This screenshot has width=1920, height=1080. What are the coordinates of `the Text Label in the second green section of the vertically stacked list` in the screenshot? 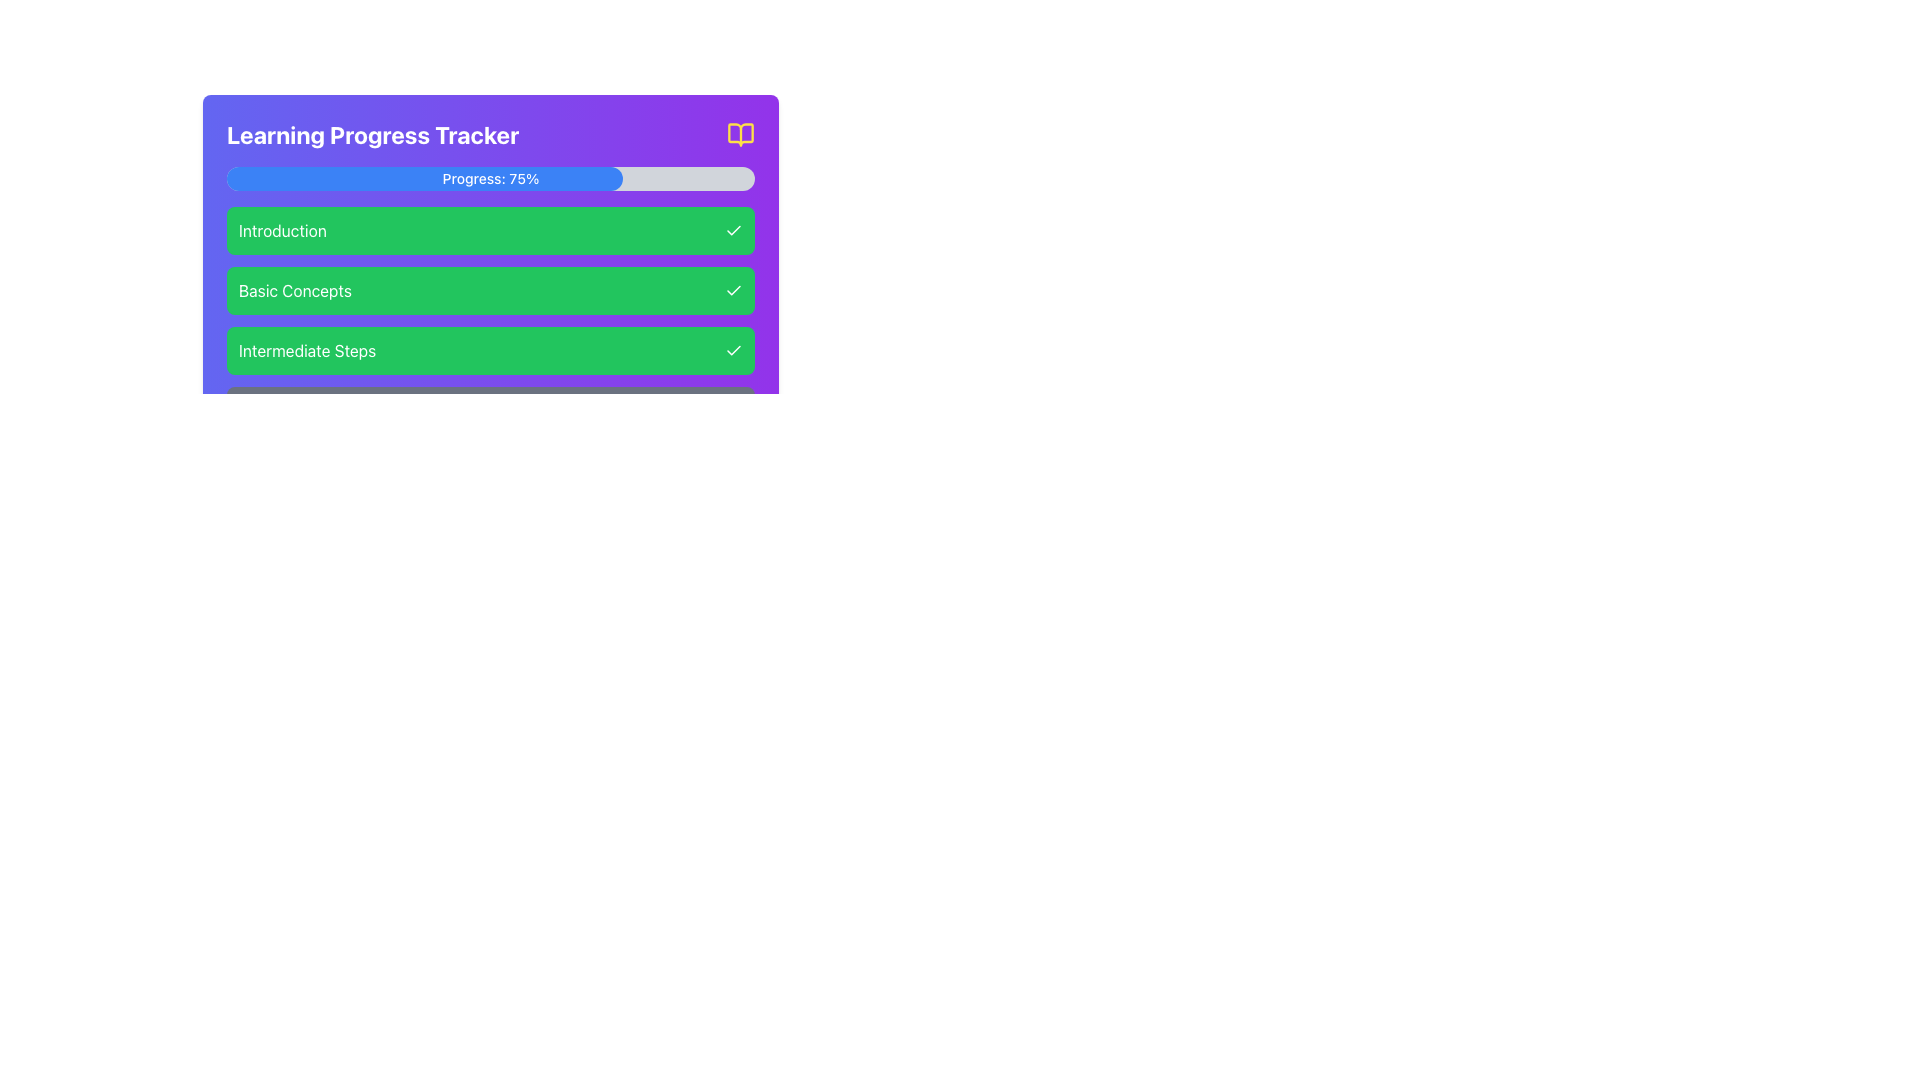 It's located at (294, 290).